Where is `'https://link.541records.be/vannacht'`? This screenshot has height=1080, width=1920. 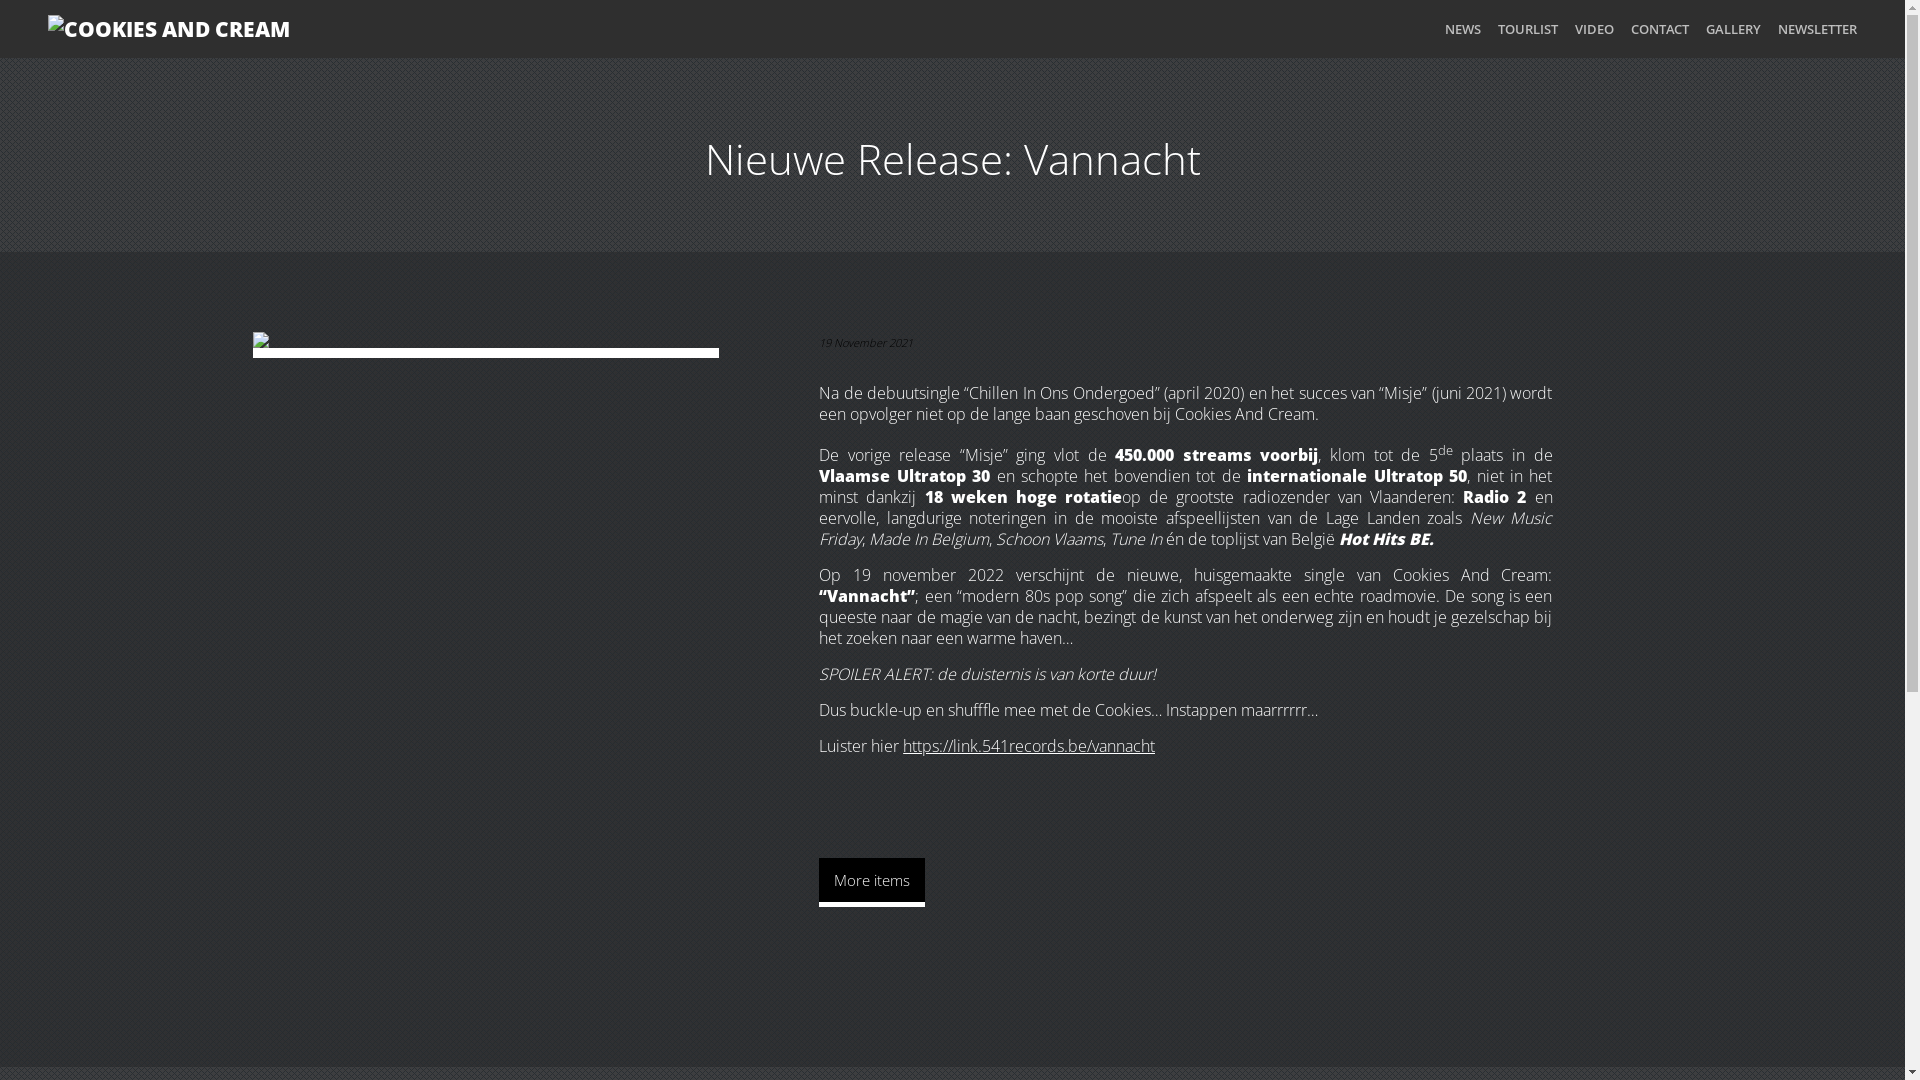 'https://link.541records.be/vannacht' is located at coordinates (901, 746).